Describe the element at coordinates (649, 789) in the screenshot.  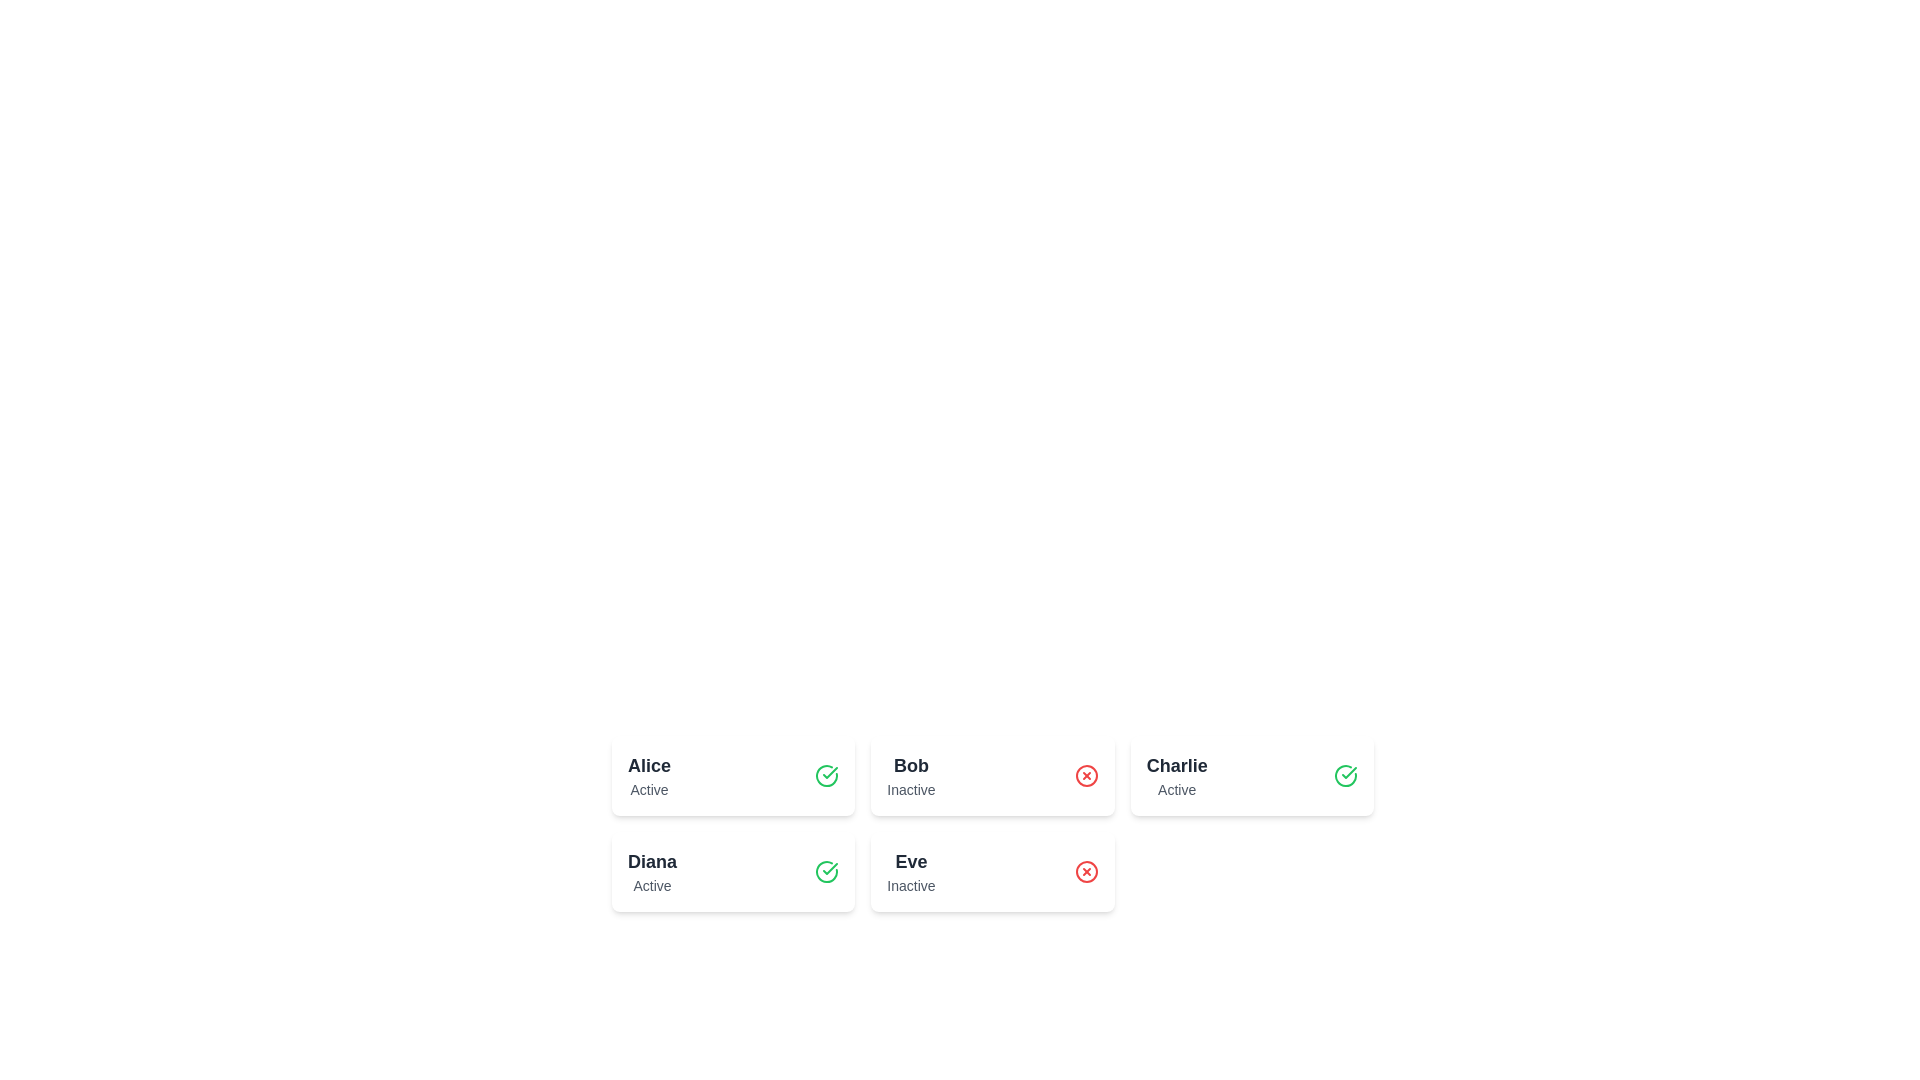
I see `the status label indicating that user 'Alice' is 'Active', located beneath the text 'Alice' in the first user information card` at that location.